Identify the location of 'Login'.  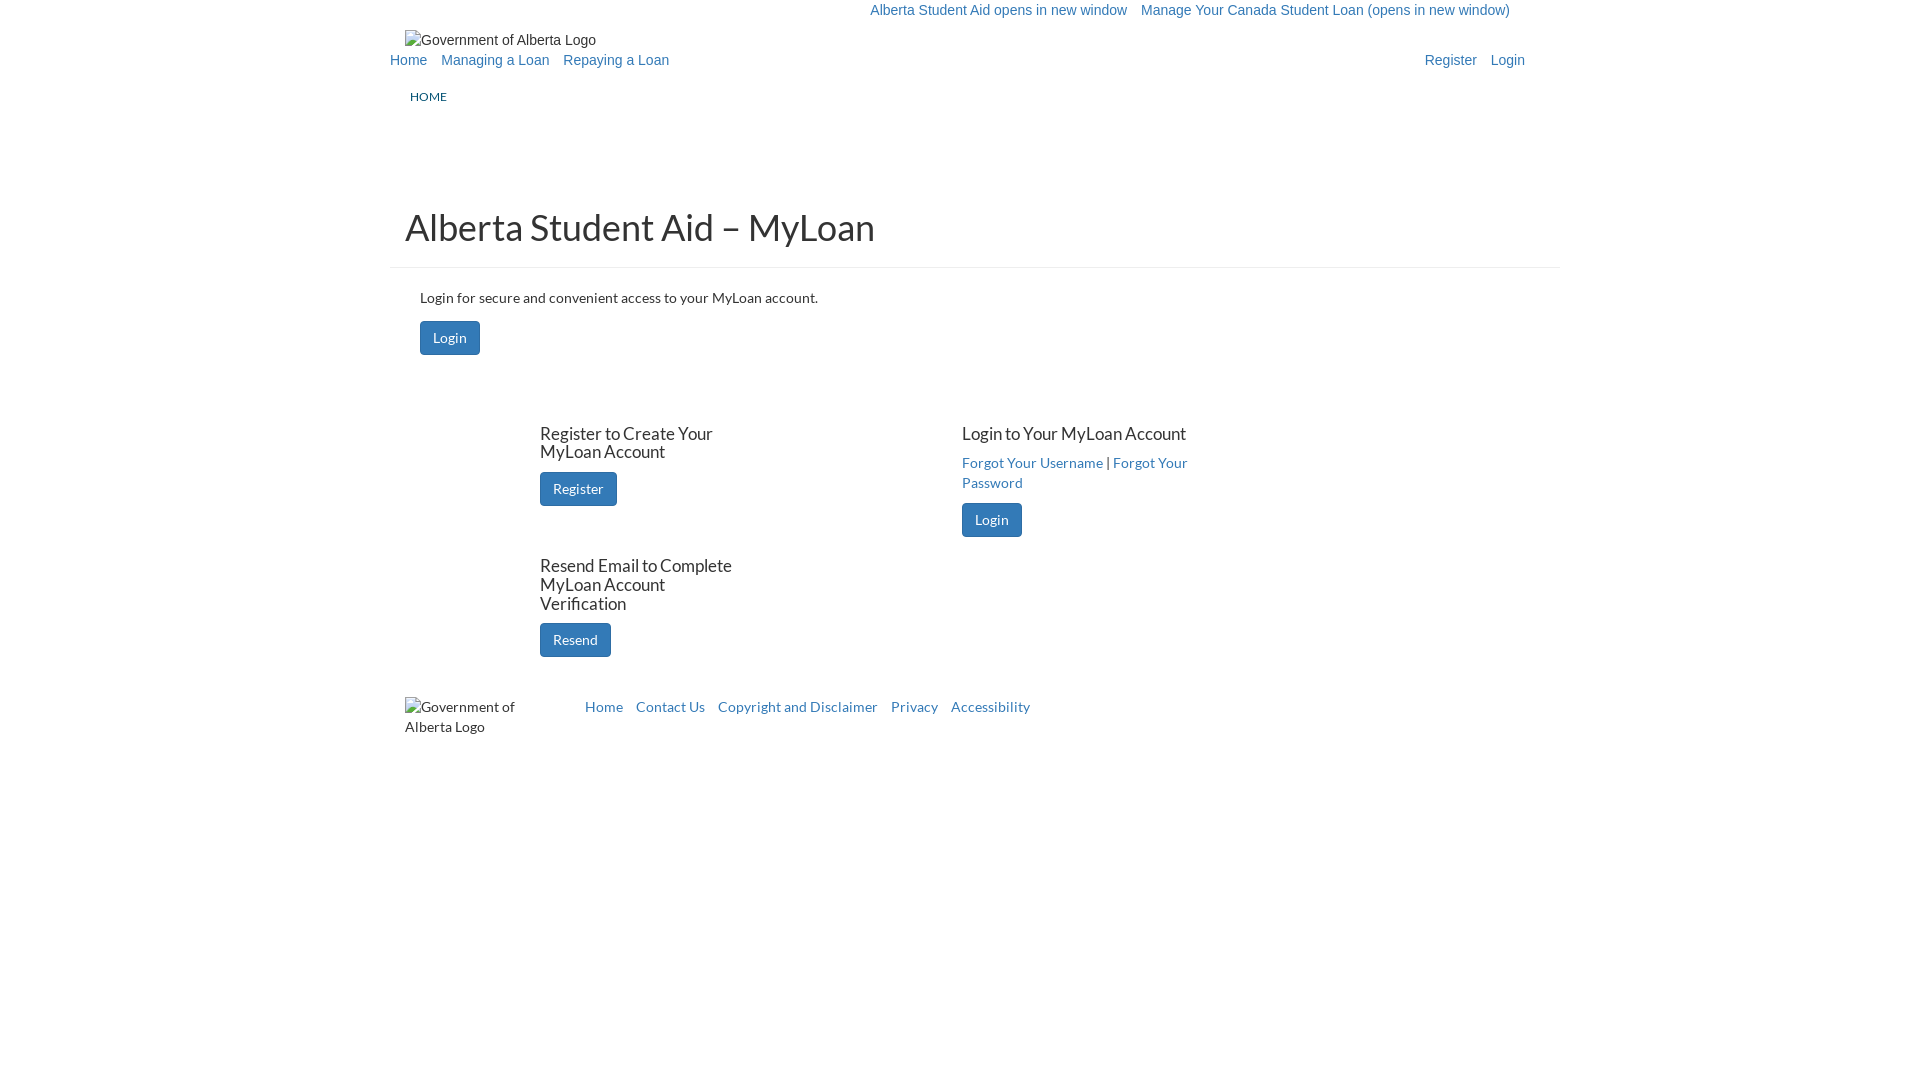
(992, 519).